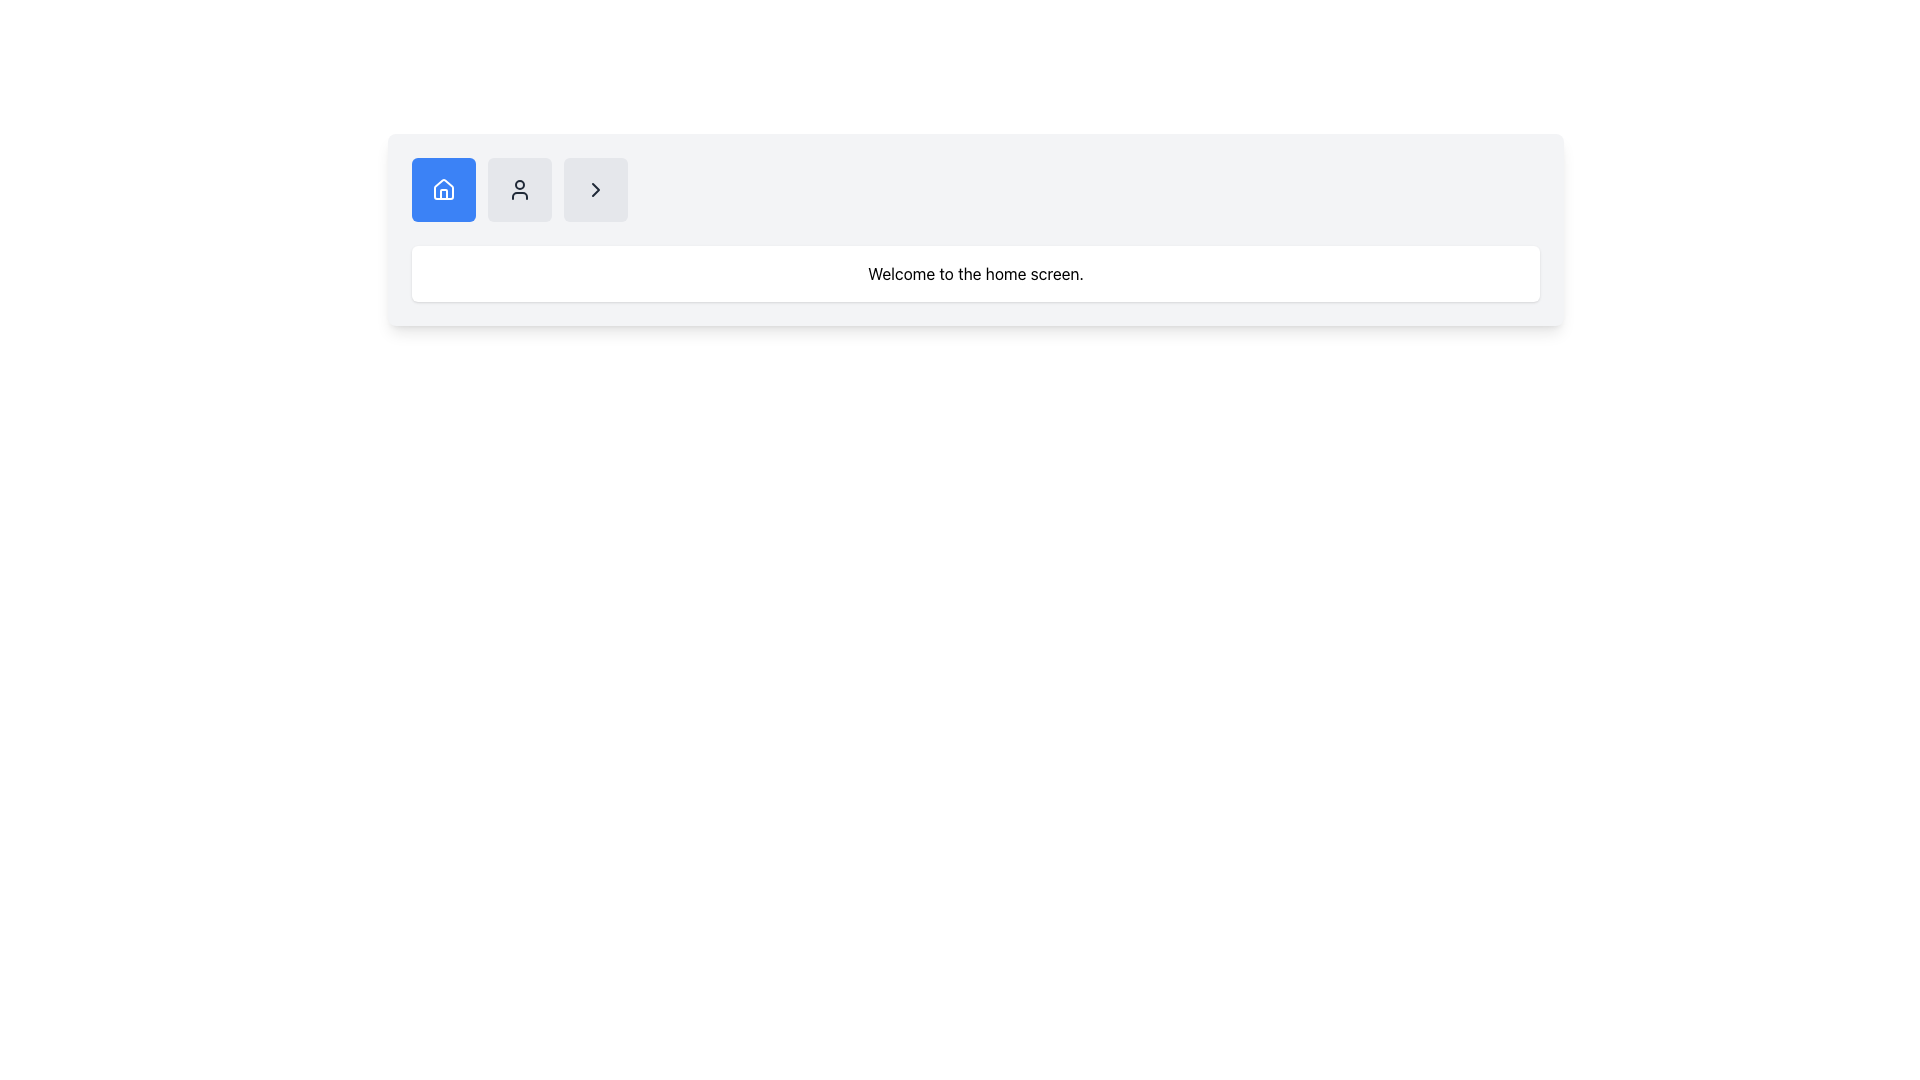 The image size is (1920, 1080). Describe the element at coordinates (519, 189) in the screenshot. I see `the user profile icon located between the blue home icon and the forward arrow icon in the horizontal navigation bar` at that location.